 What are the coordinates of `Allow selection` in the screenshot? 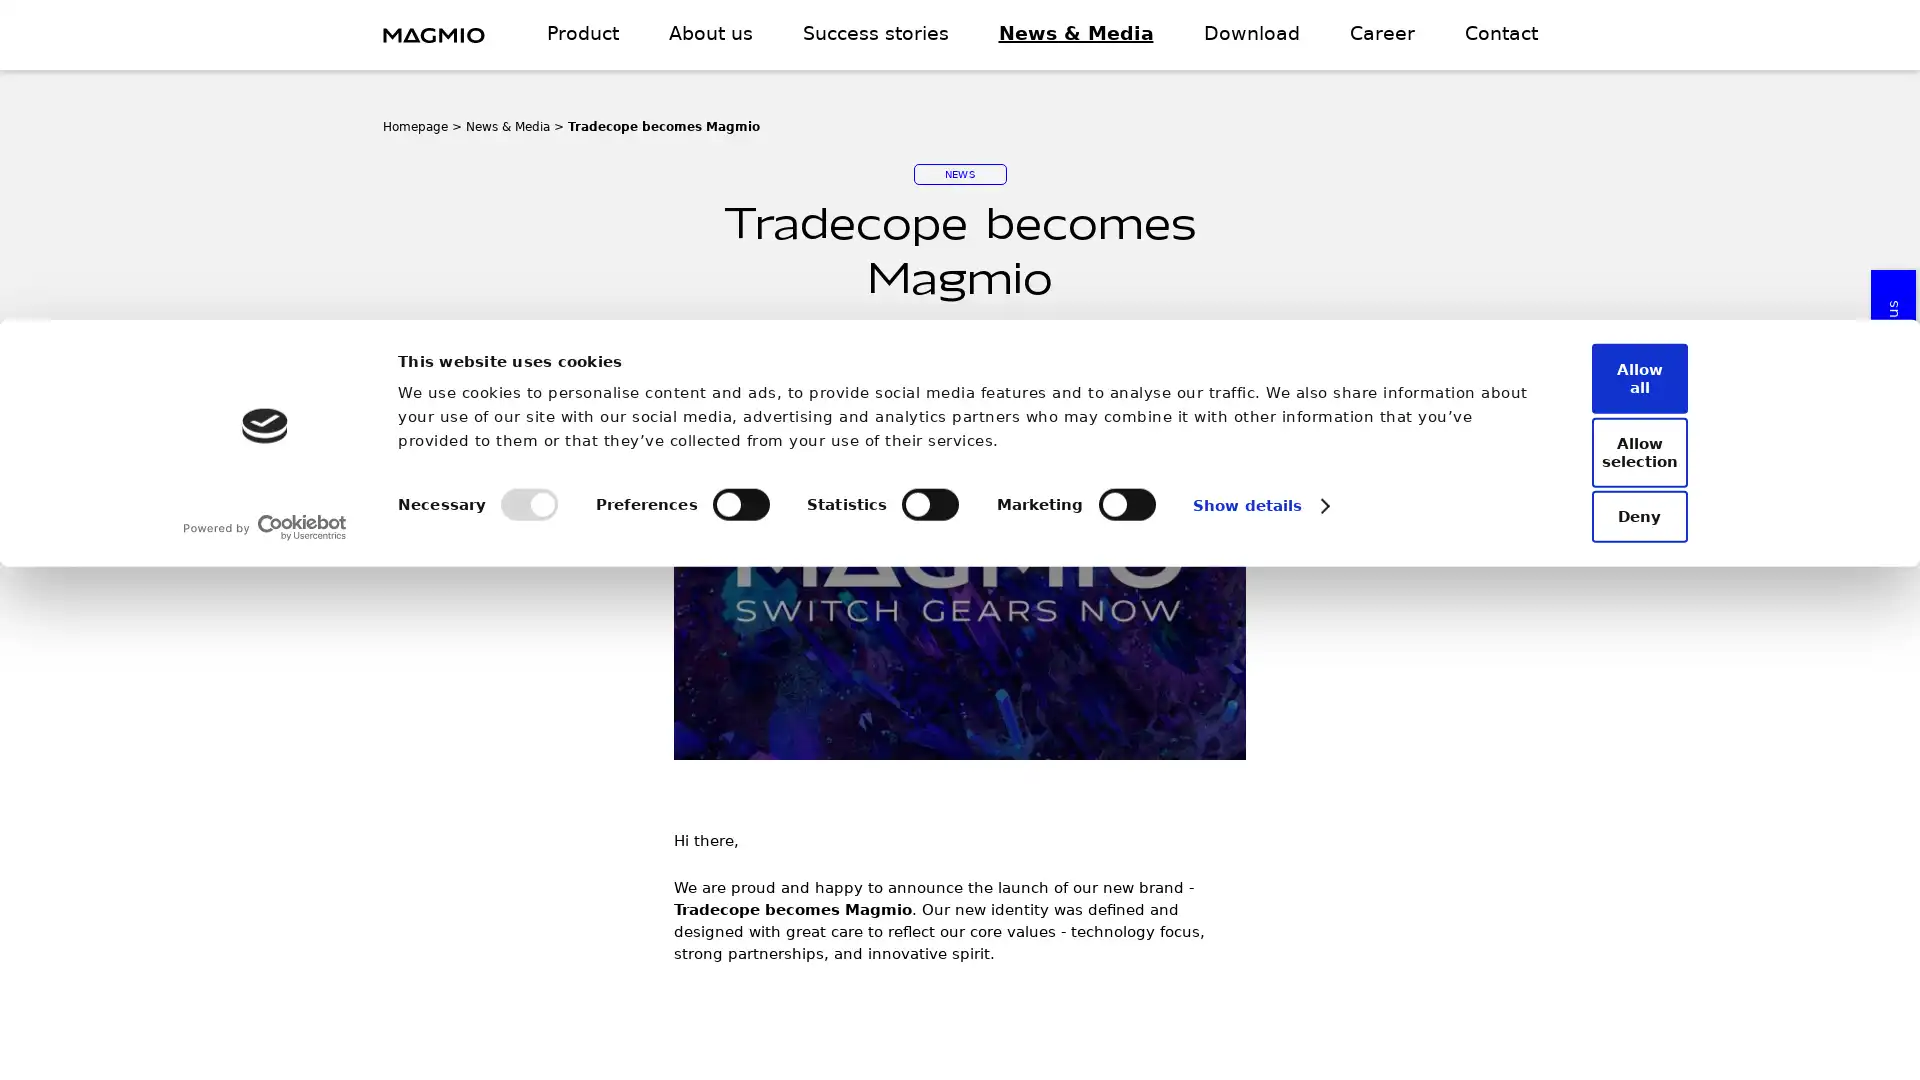 It's located at (1617, 963).